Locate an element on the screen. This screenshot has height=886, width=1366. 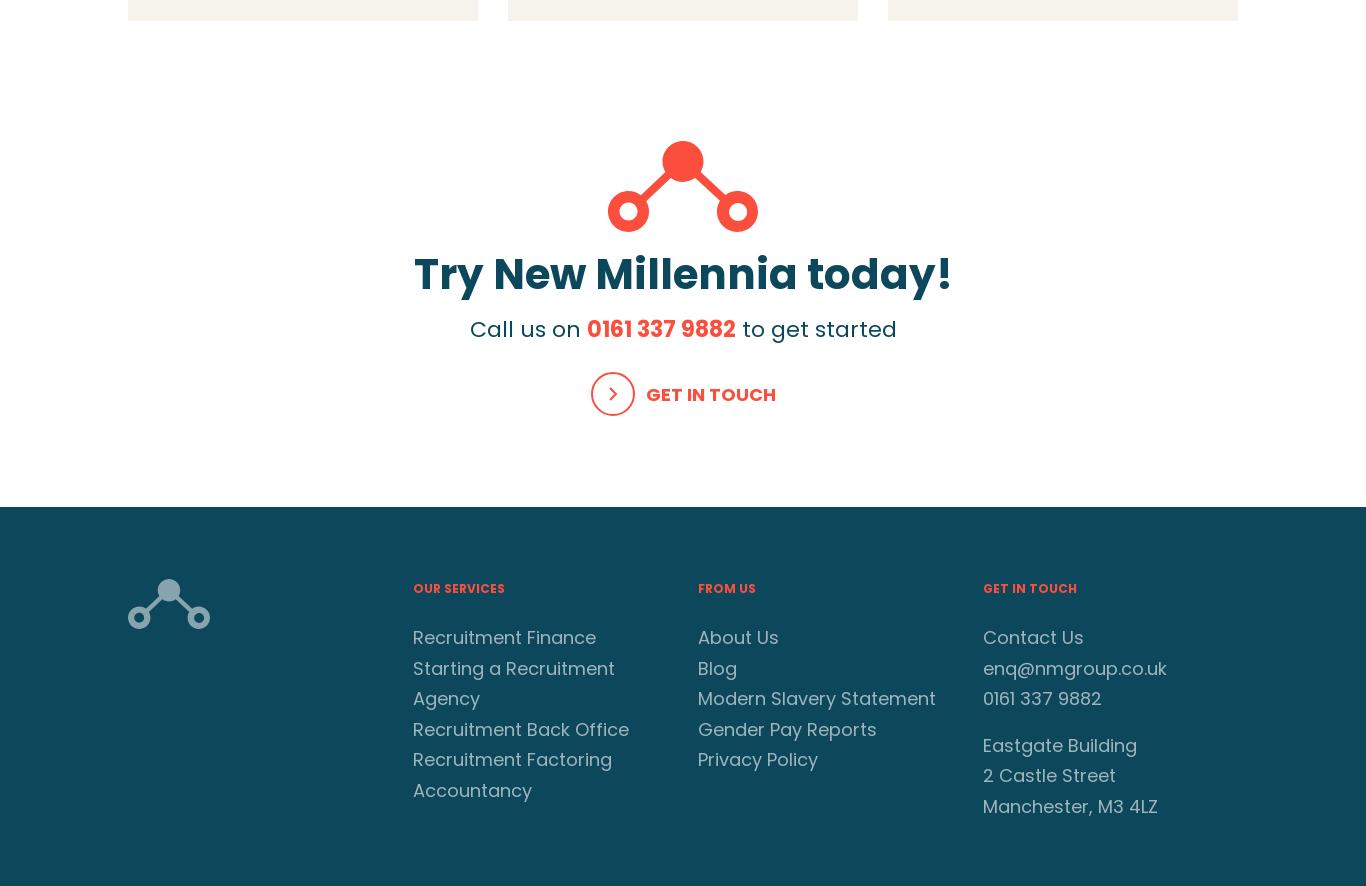
'Blog' is located at coordinates (717, 666).